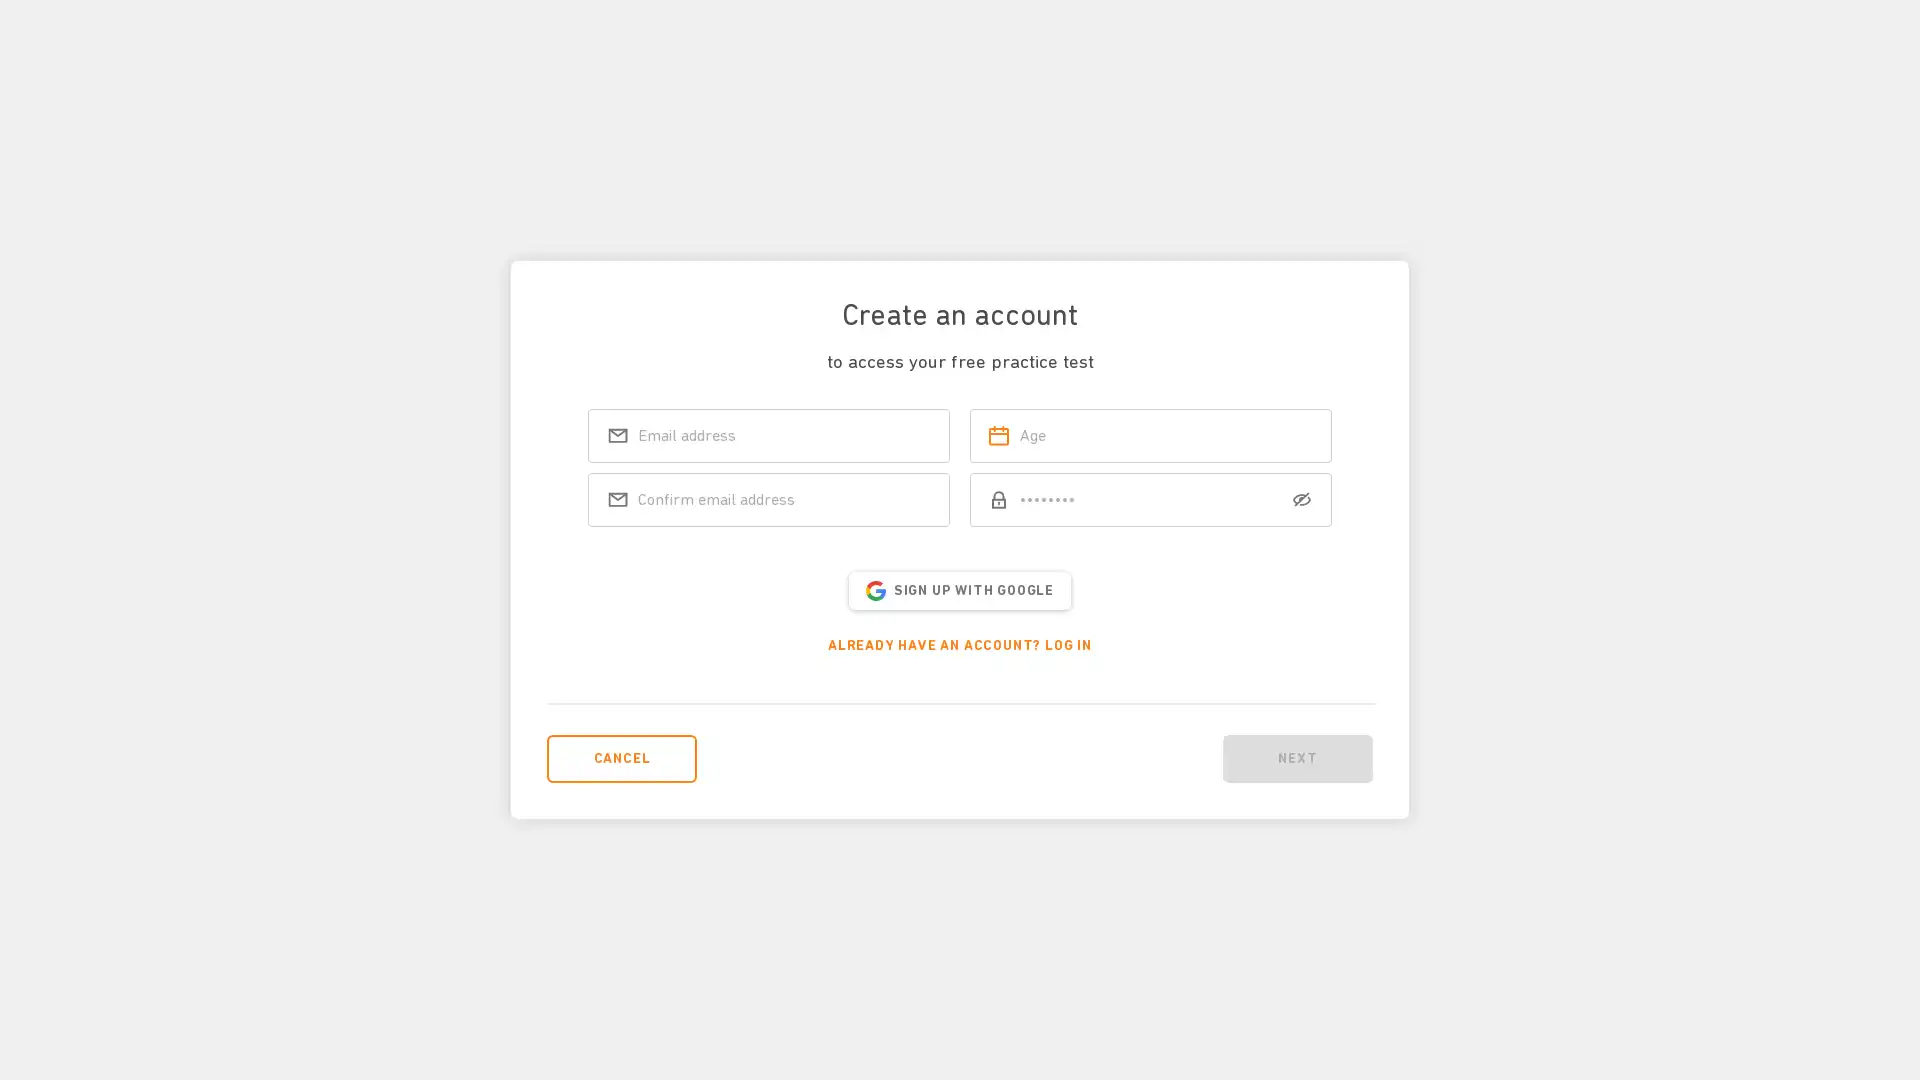 This screenshot has width=1920, height=1080. I want to click on Next, so click(1297, 758).